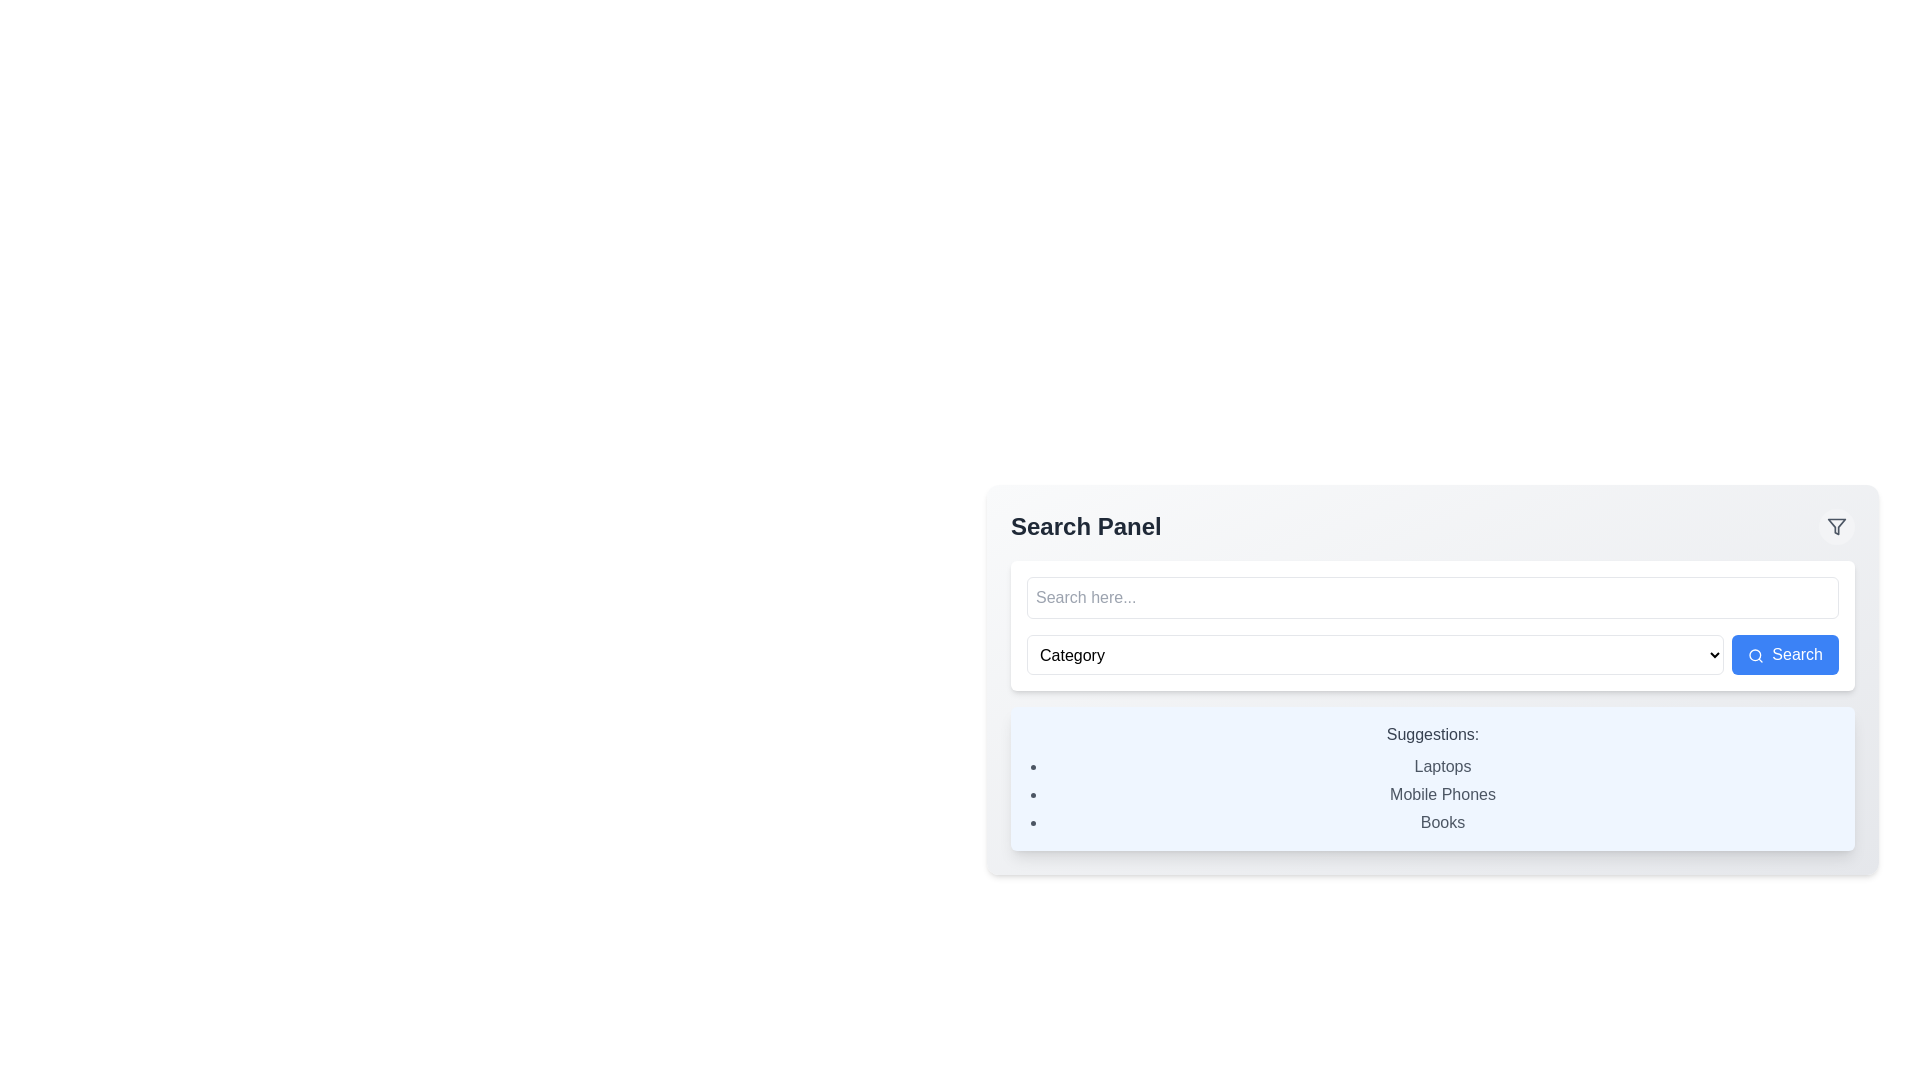 The width and height of the screenshot is (1920, 1080). Describe the element at coordinates (1837, 526) in the screenshot. I see `the circular filter button with a funnel icon located in the top-right corner of the 'Search Panel' header` at that location.